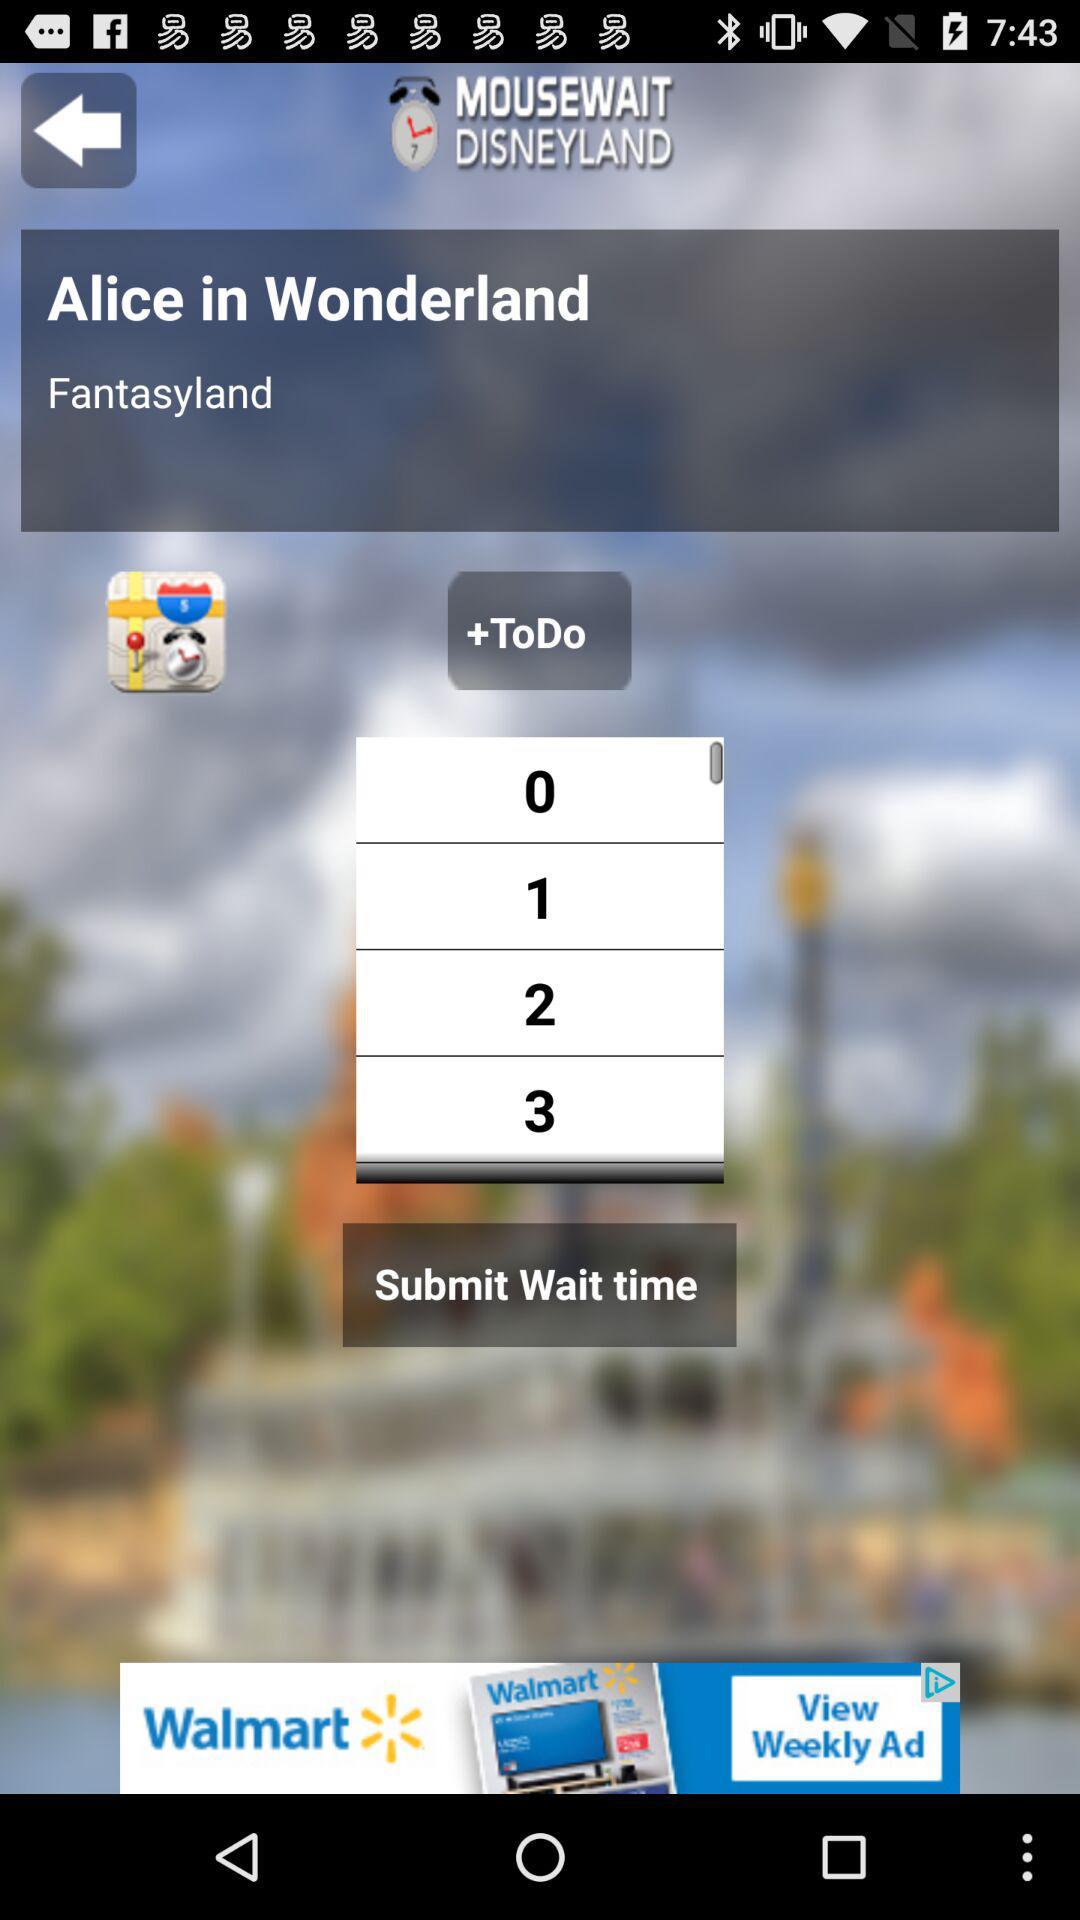  Describe the element at coordinates (538, 1285) in the screenshot. I see `submit option` at that location.